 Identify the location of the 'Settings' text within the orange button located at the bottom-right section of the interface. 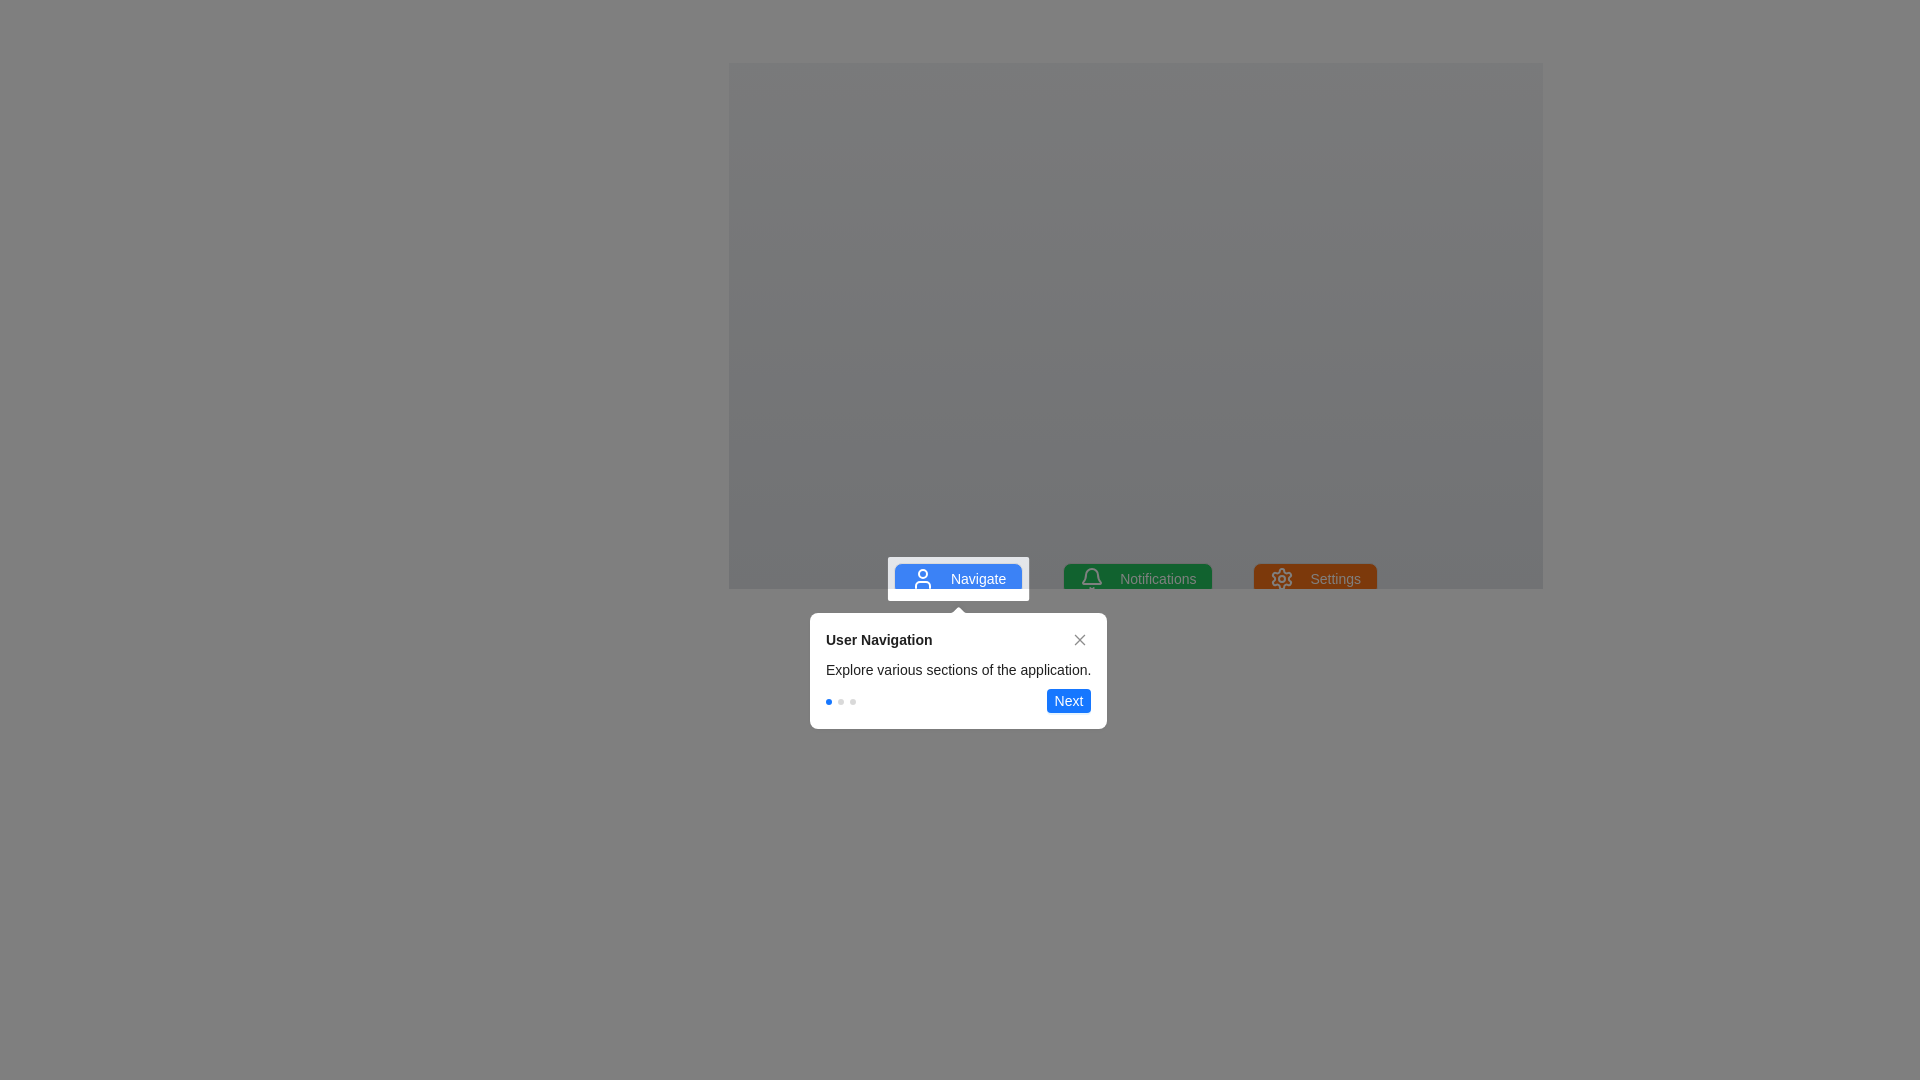
(1335, 578).